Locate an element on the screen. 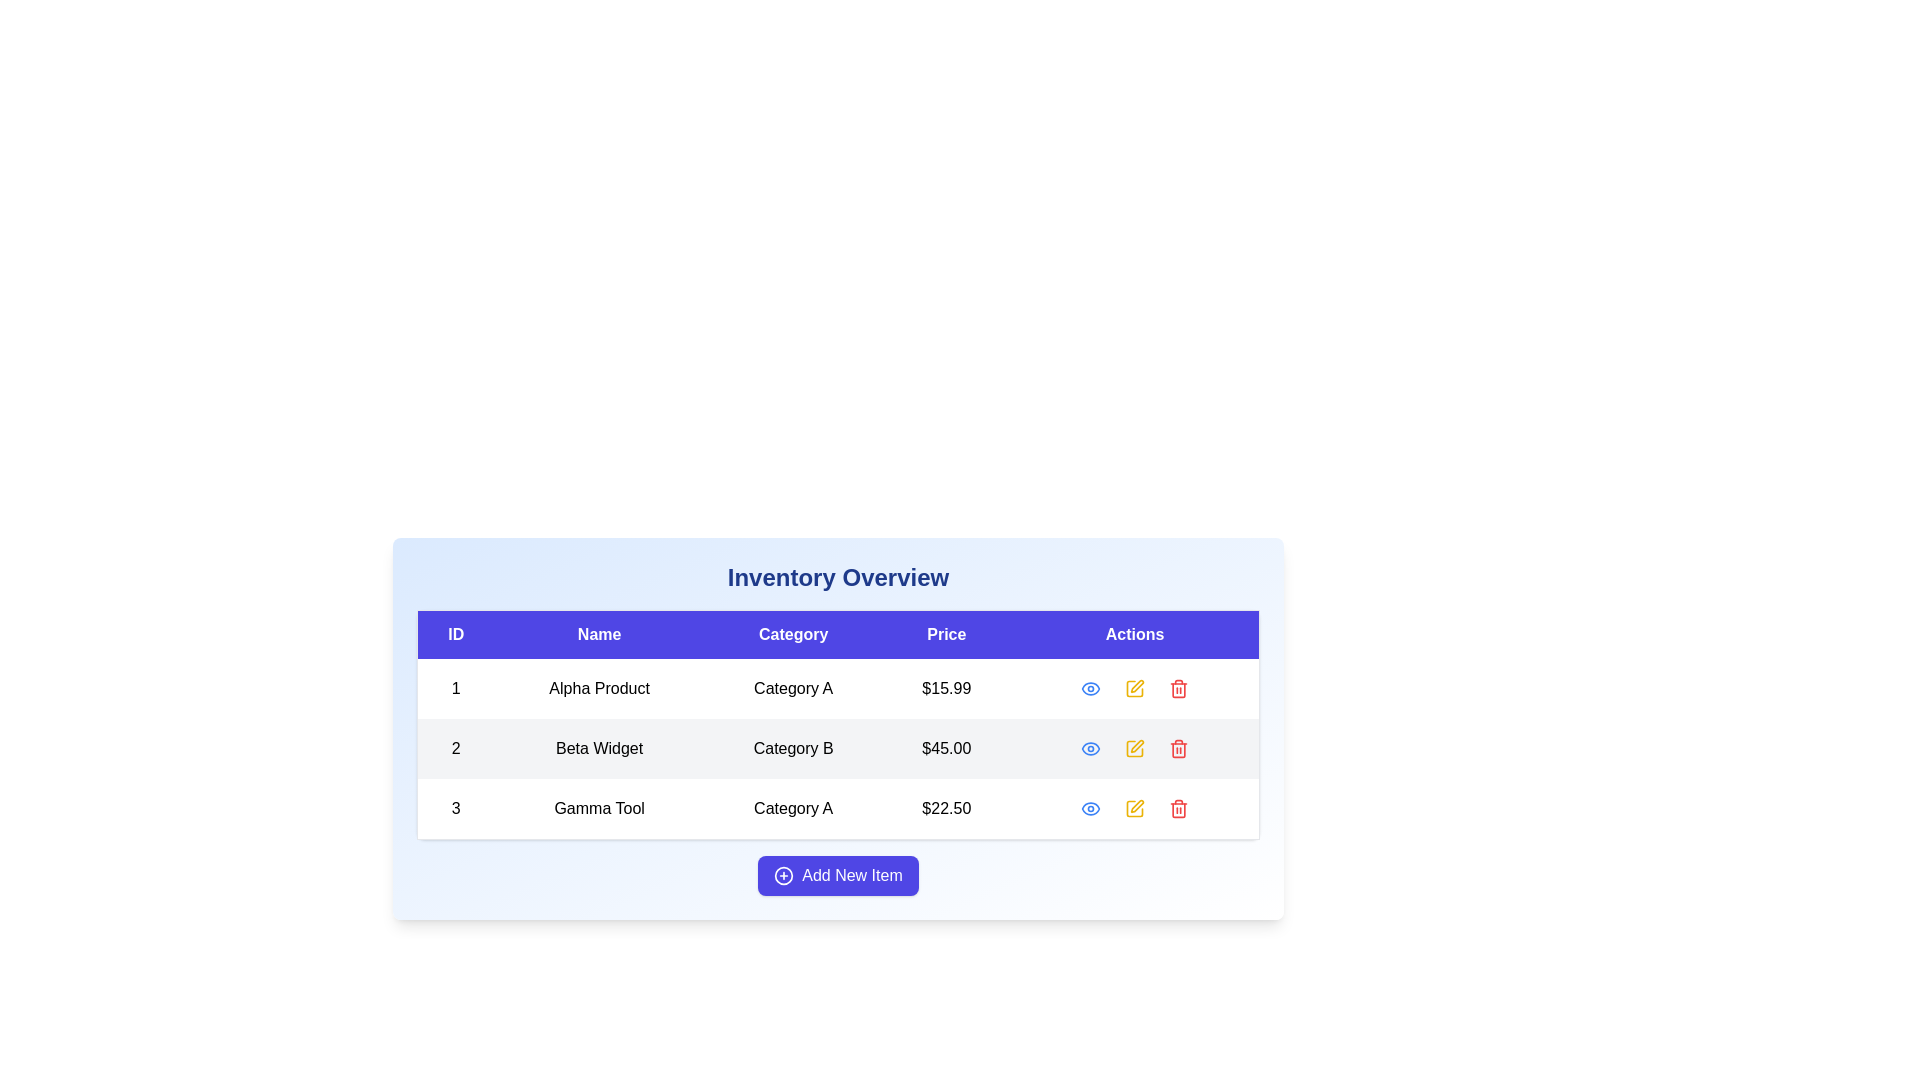 This screenshot has height=1080, width=1920. the button group containing the blue eye icon, yellow pen icon, and red trash bin icon in the 'Actions' column of the 'Inventory Overview' table for the item 'Beta Widget' priced at $45.00 to interact with it is located at coordinates (1135, 748).